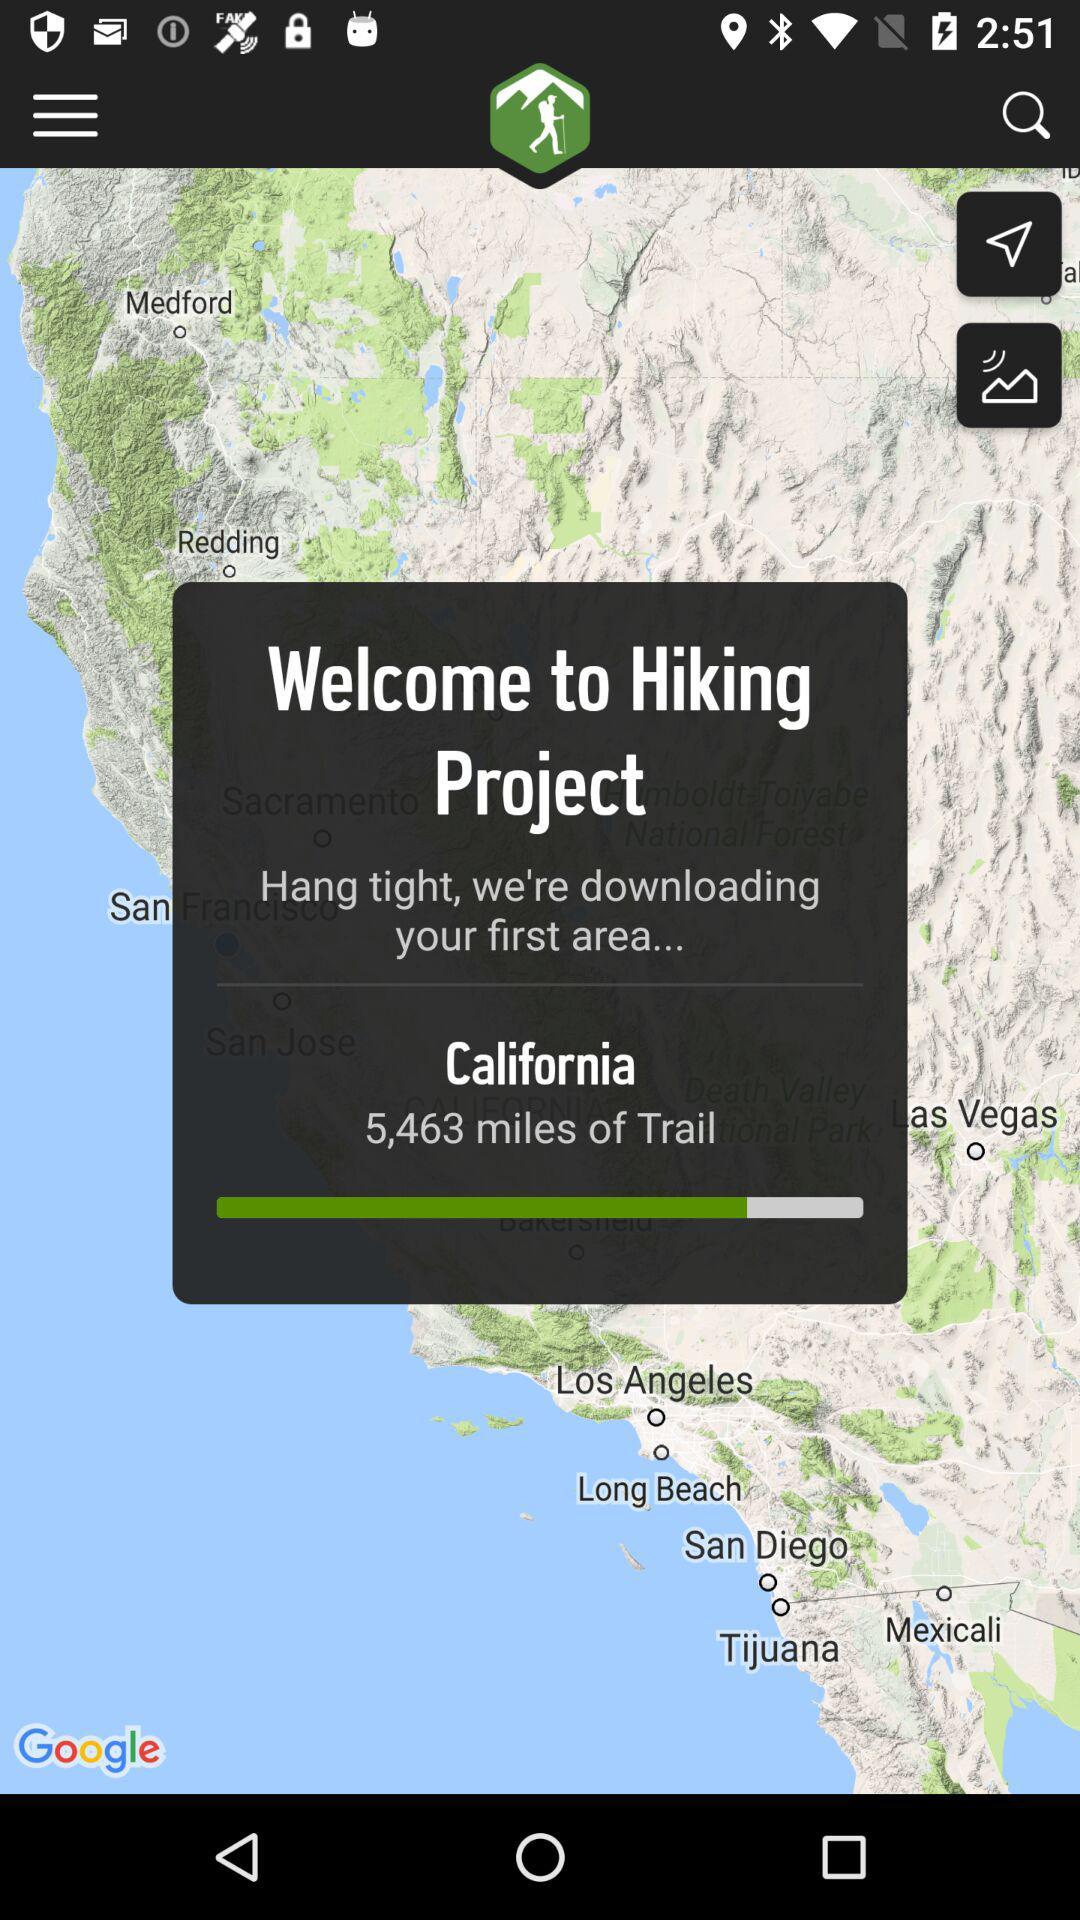 Image resolution: width=1080 pixels, height=1920 pixels. What do you see at coordinates (1026, 114) in the screenshot?
I see `search` at bounding box center [1026, 114].